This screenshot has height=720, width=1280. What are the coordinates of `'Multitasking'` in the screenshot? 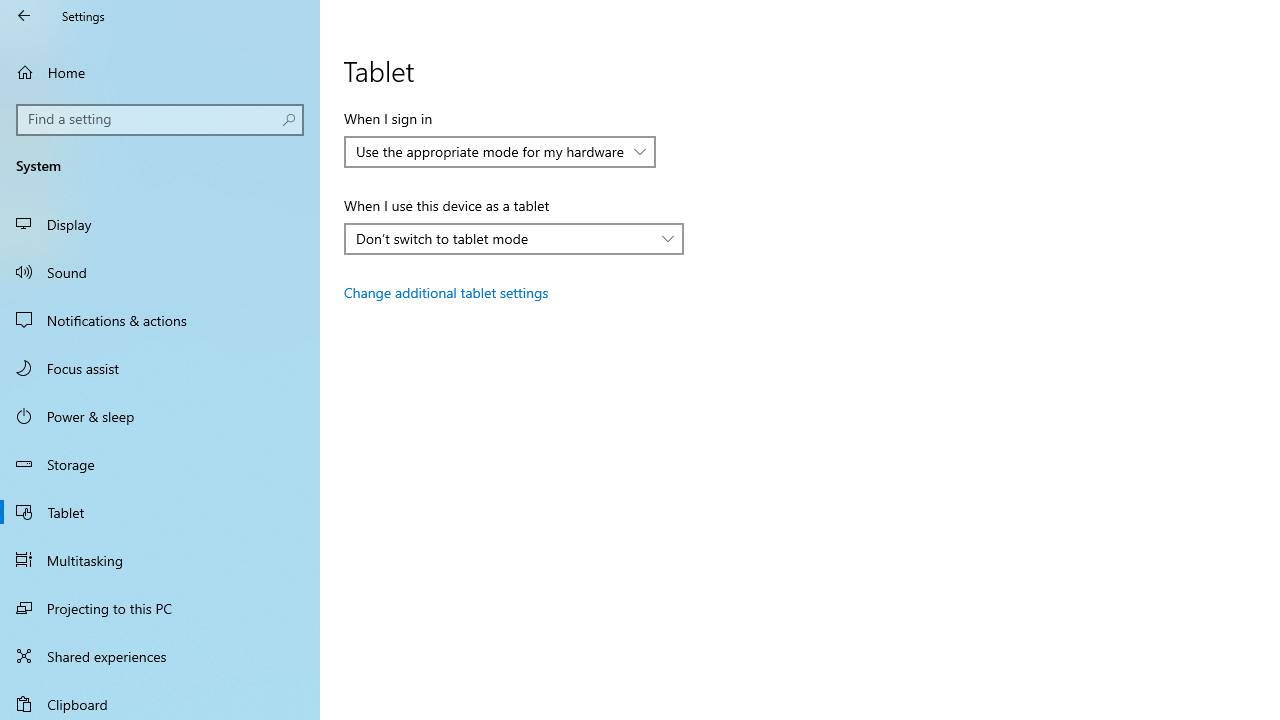 It's located at (160, 559).